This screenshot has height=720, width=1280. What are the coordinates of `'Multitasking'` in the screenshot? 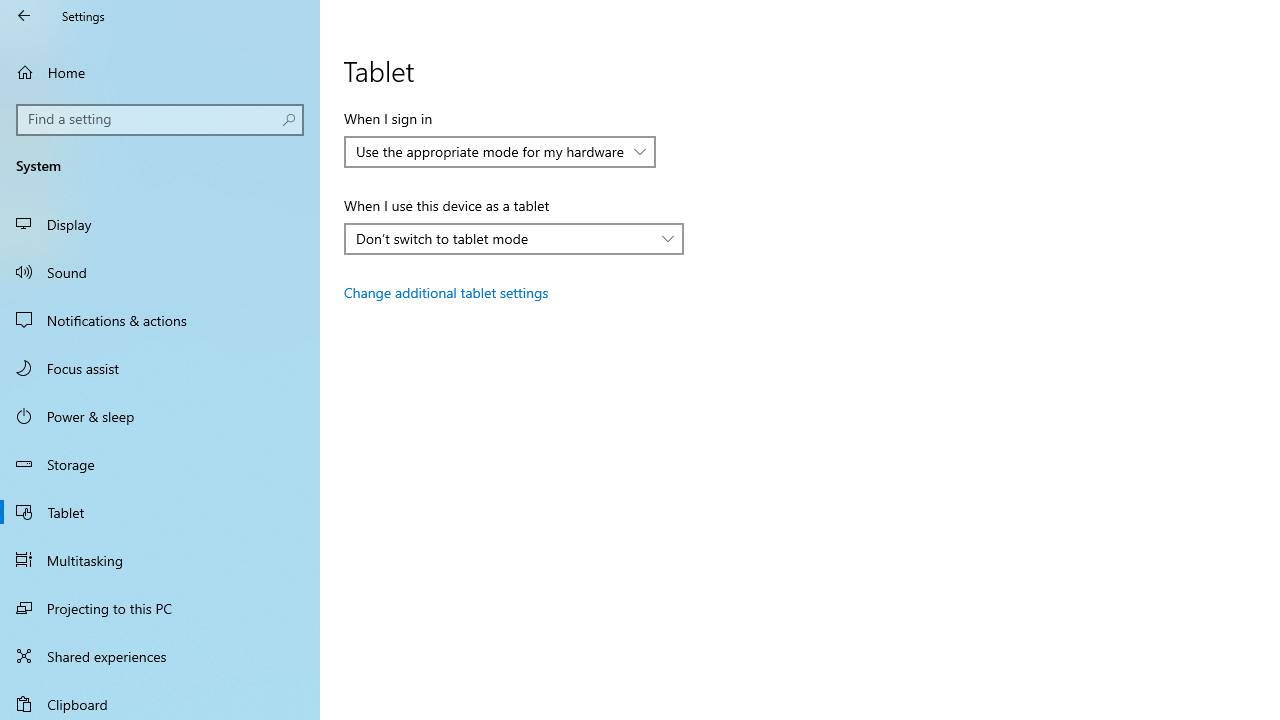 It's located at (160, 559).